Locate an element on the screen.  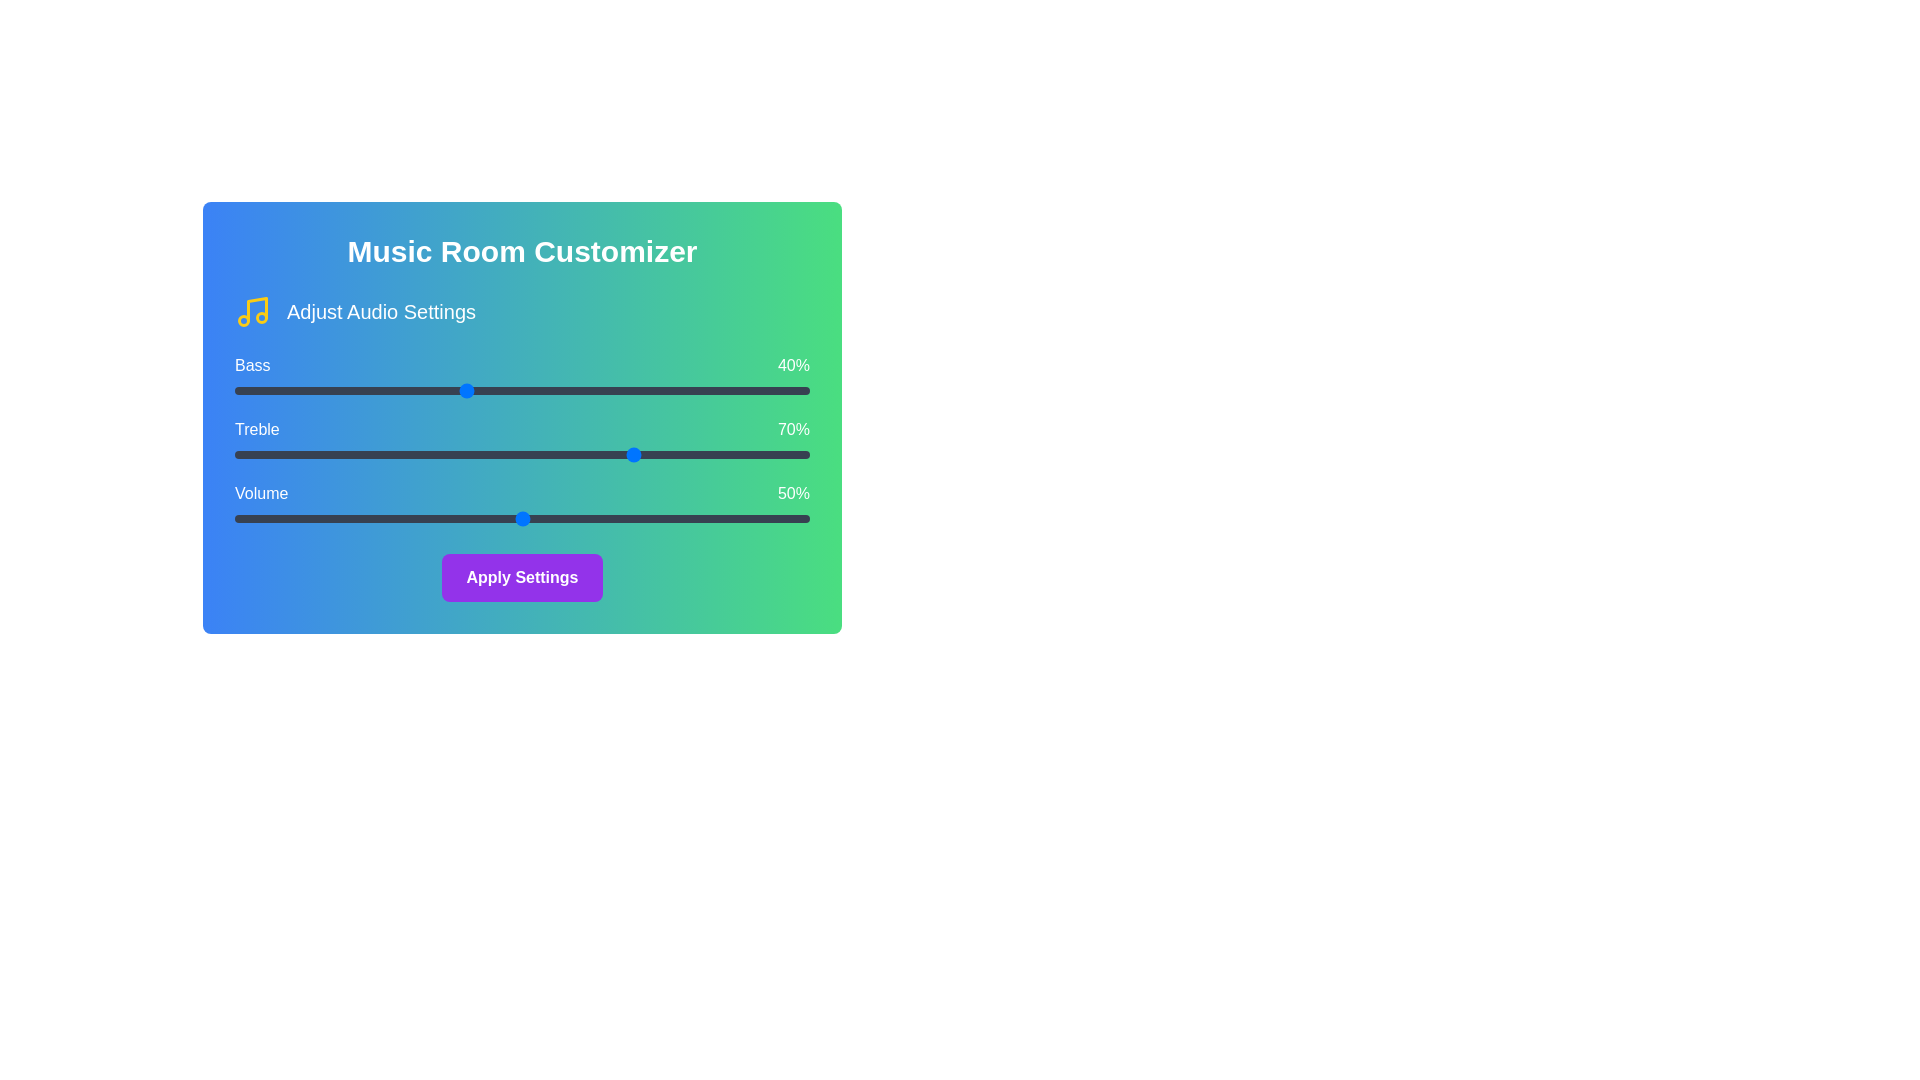
the bass slider to 60% is located at coordinates (579, 390).